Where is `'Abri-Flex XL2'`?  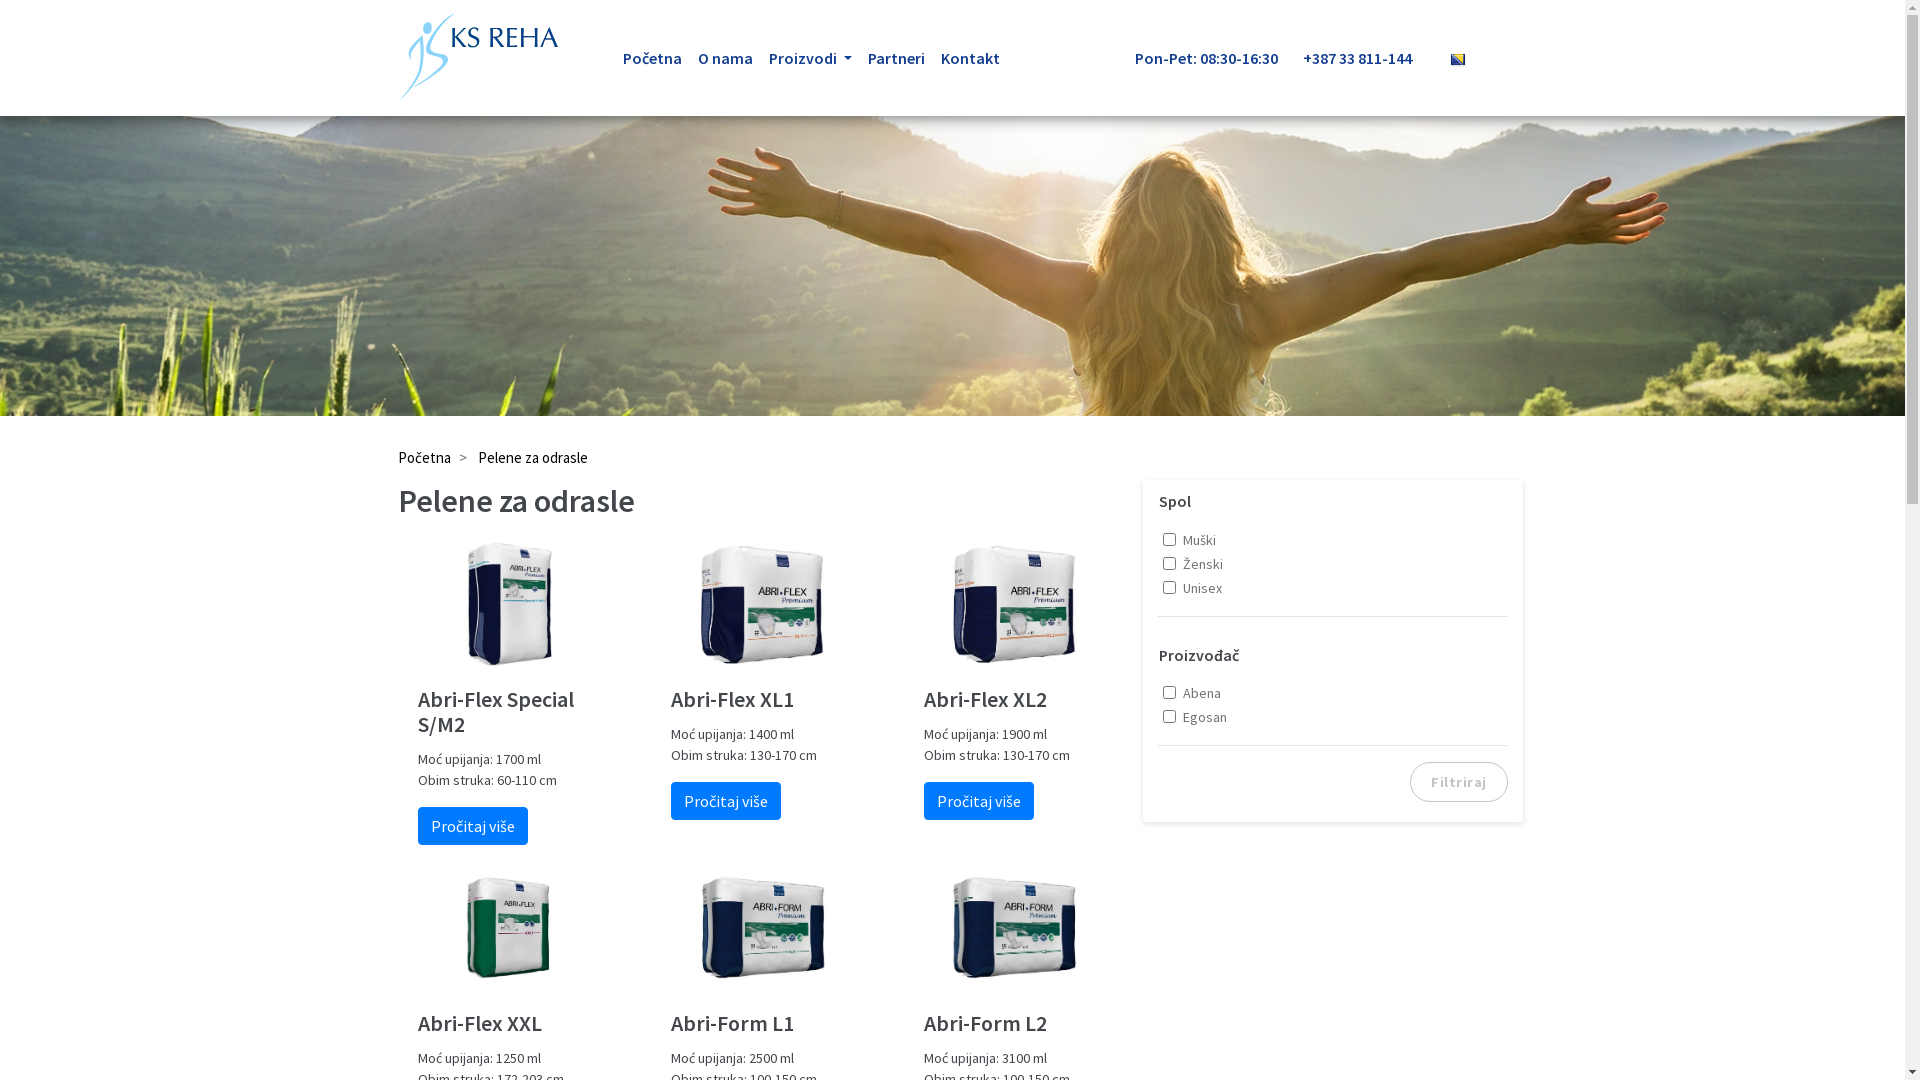
'Abri-Flex XL2' is located at coordinates (1015, 698).